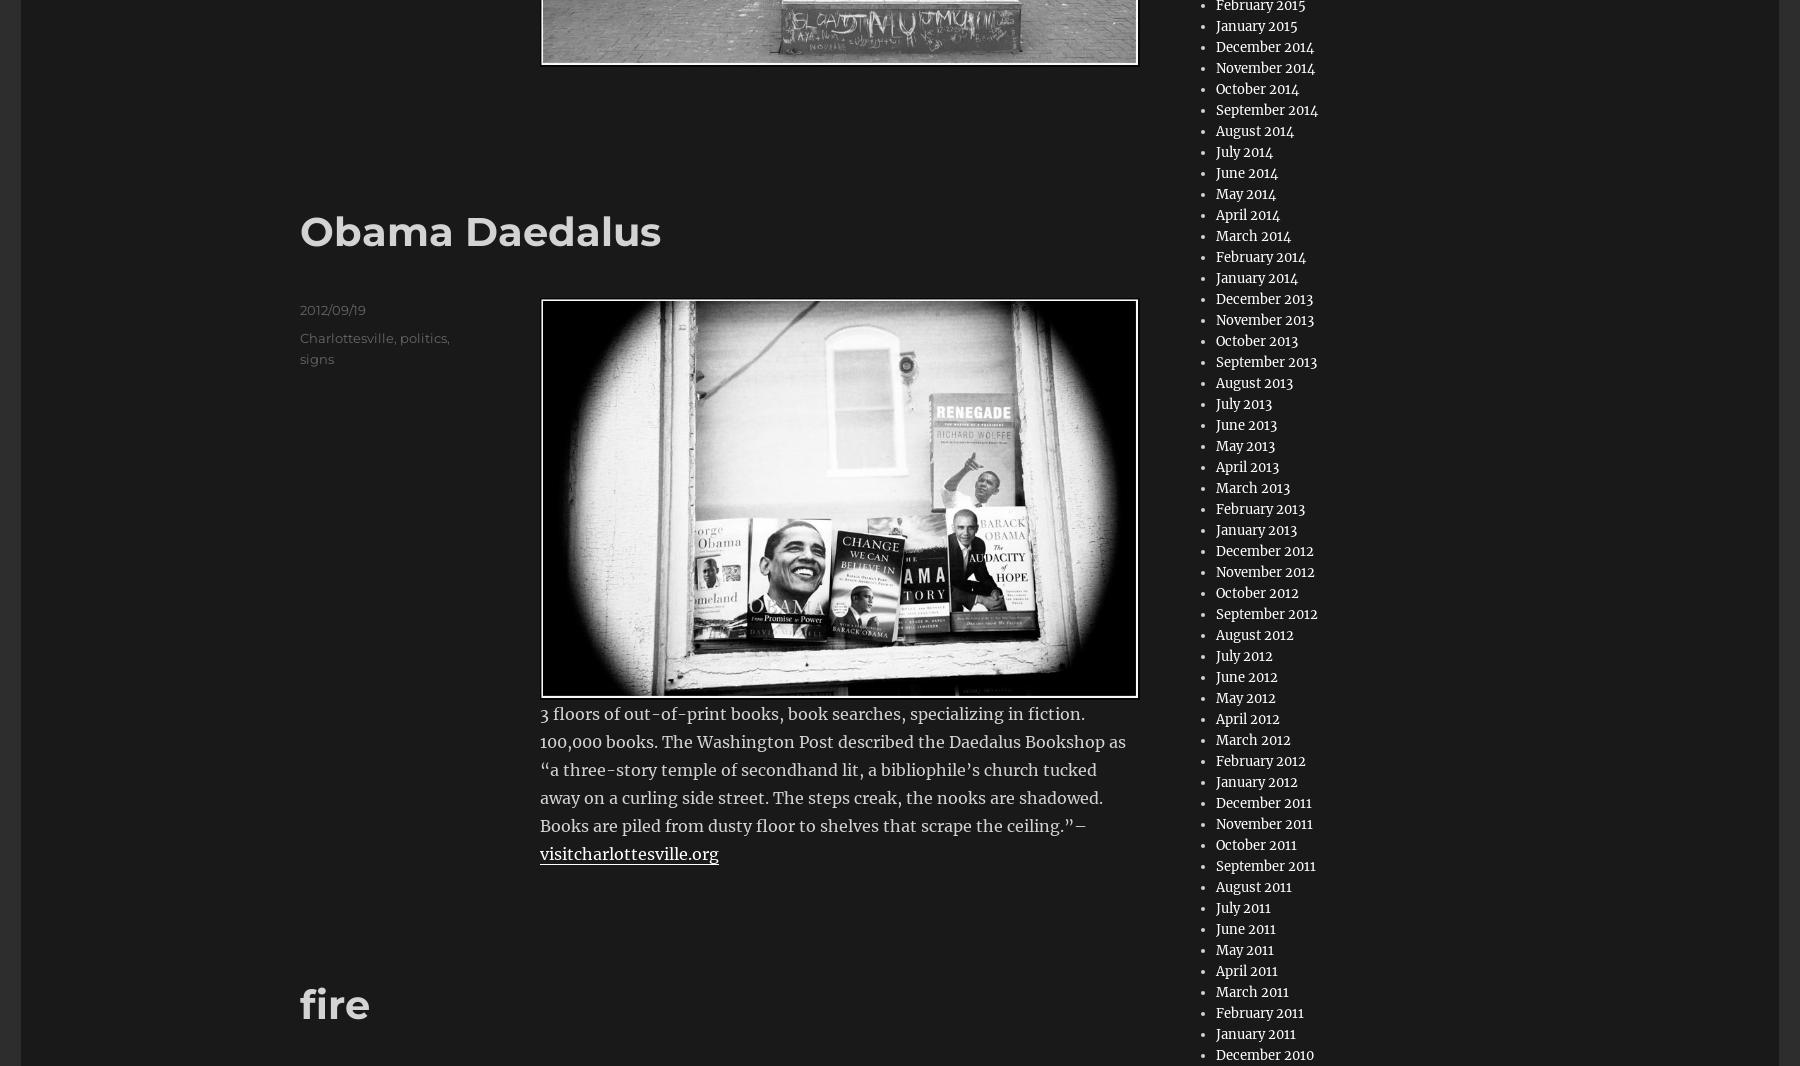 The width and height of the screenshot is (1800, 1066). I want to click on 'August 2011', so click(1215, 887).